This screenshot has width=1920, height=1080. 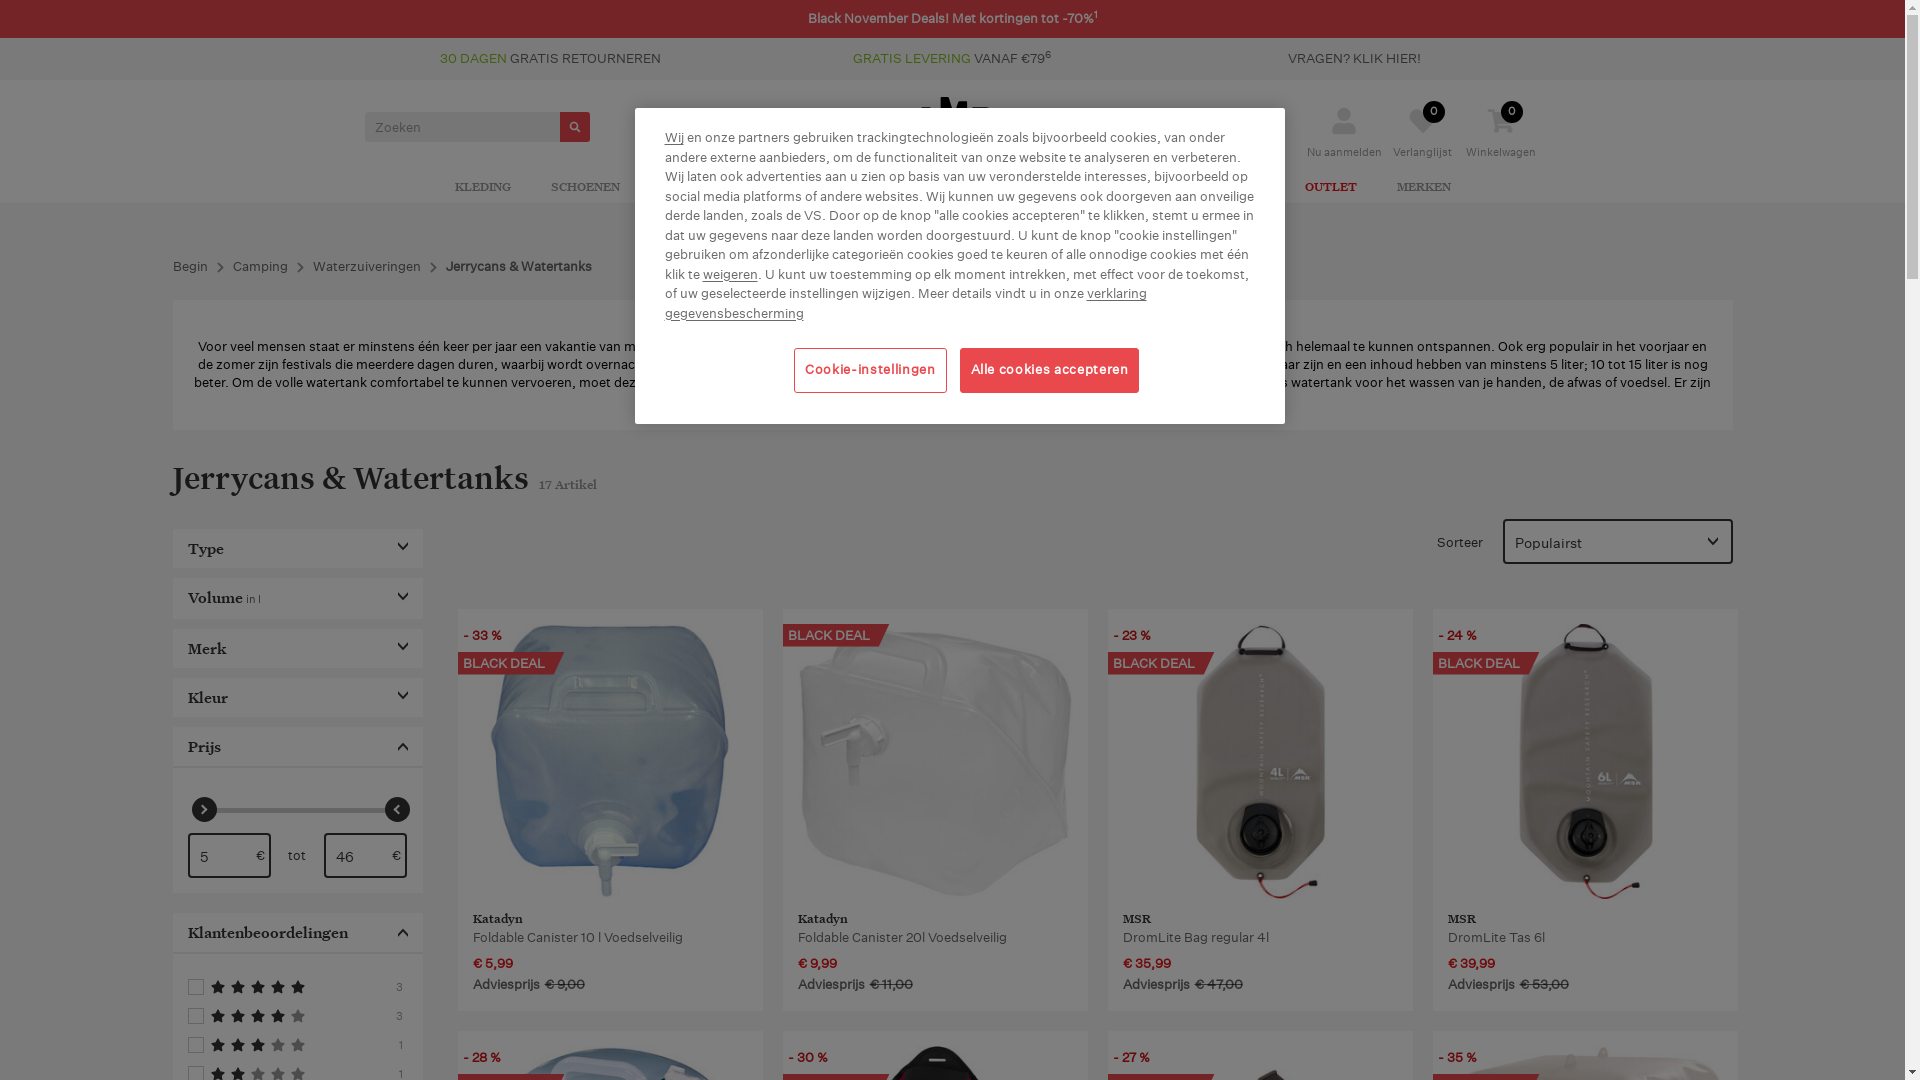 What do you see at coordinates (934, 761) in the screenshot?
I see `'Katadyn Foldable Canister 20l Voedselveilig '` at bounding box center [934, 761].